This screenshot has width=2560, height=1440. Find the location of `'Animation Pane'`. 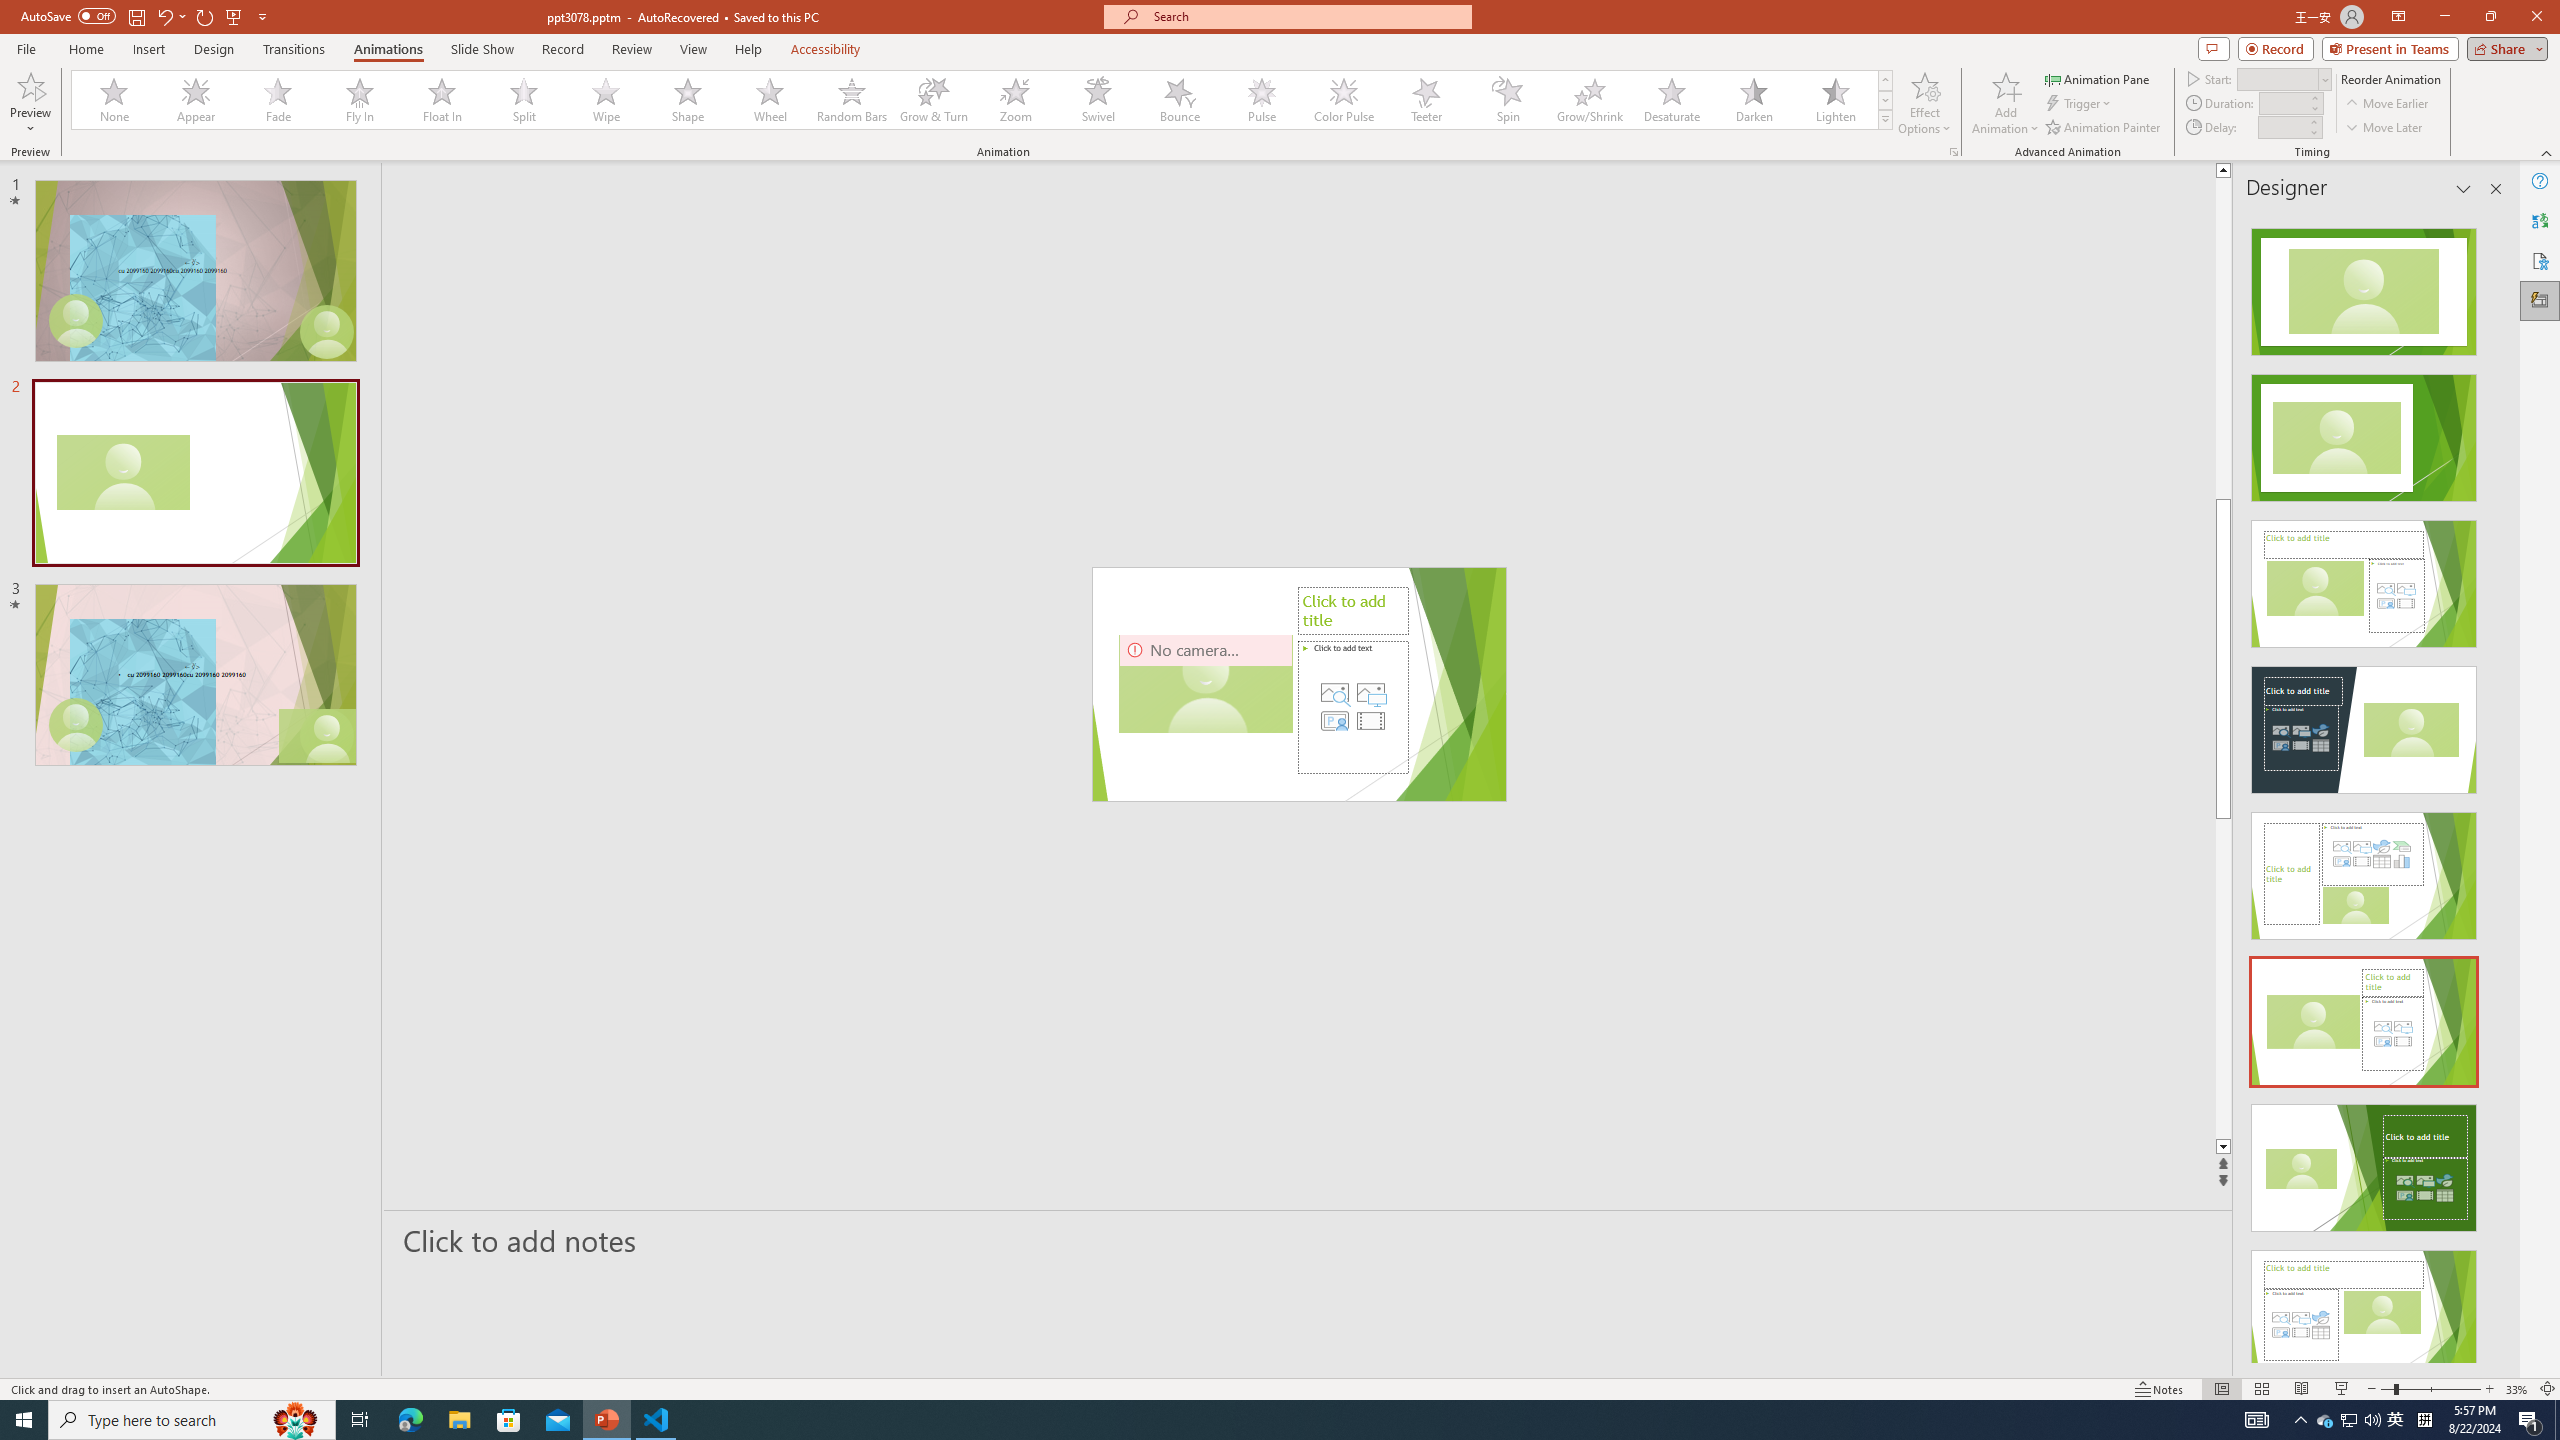

'Animation Pane' is located at coordinates (2099, 78).